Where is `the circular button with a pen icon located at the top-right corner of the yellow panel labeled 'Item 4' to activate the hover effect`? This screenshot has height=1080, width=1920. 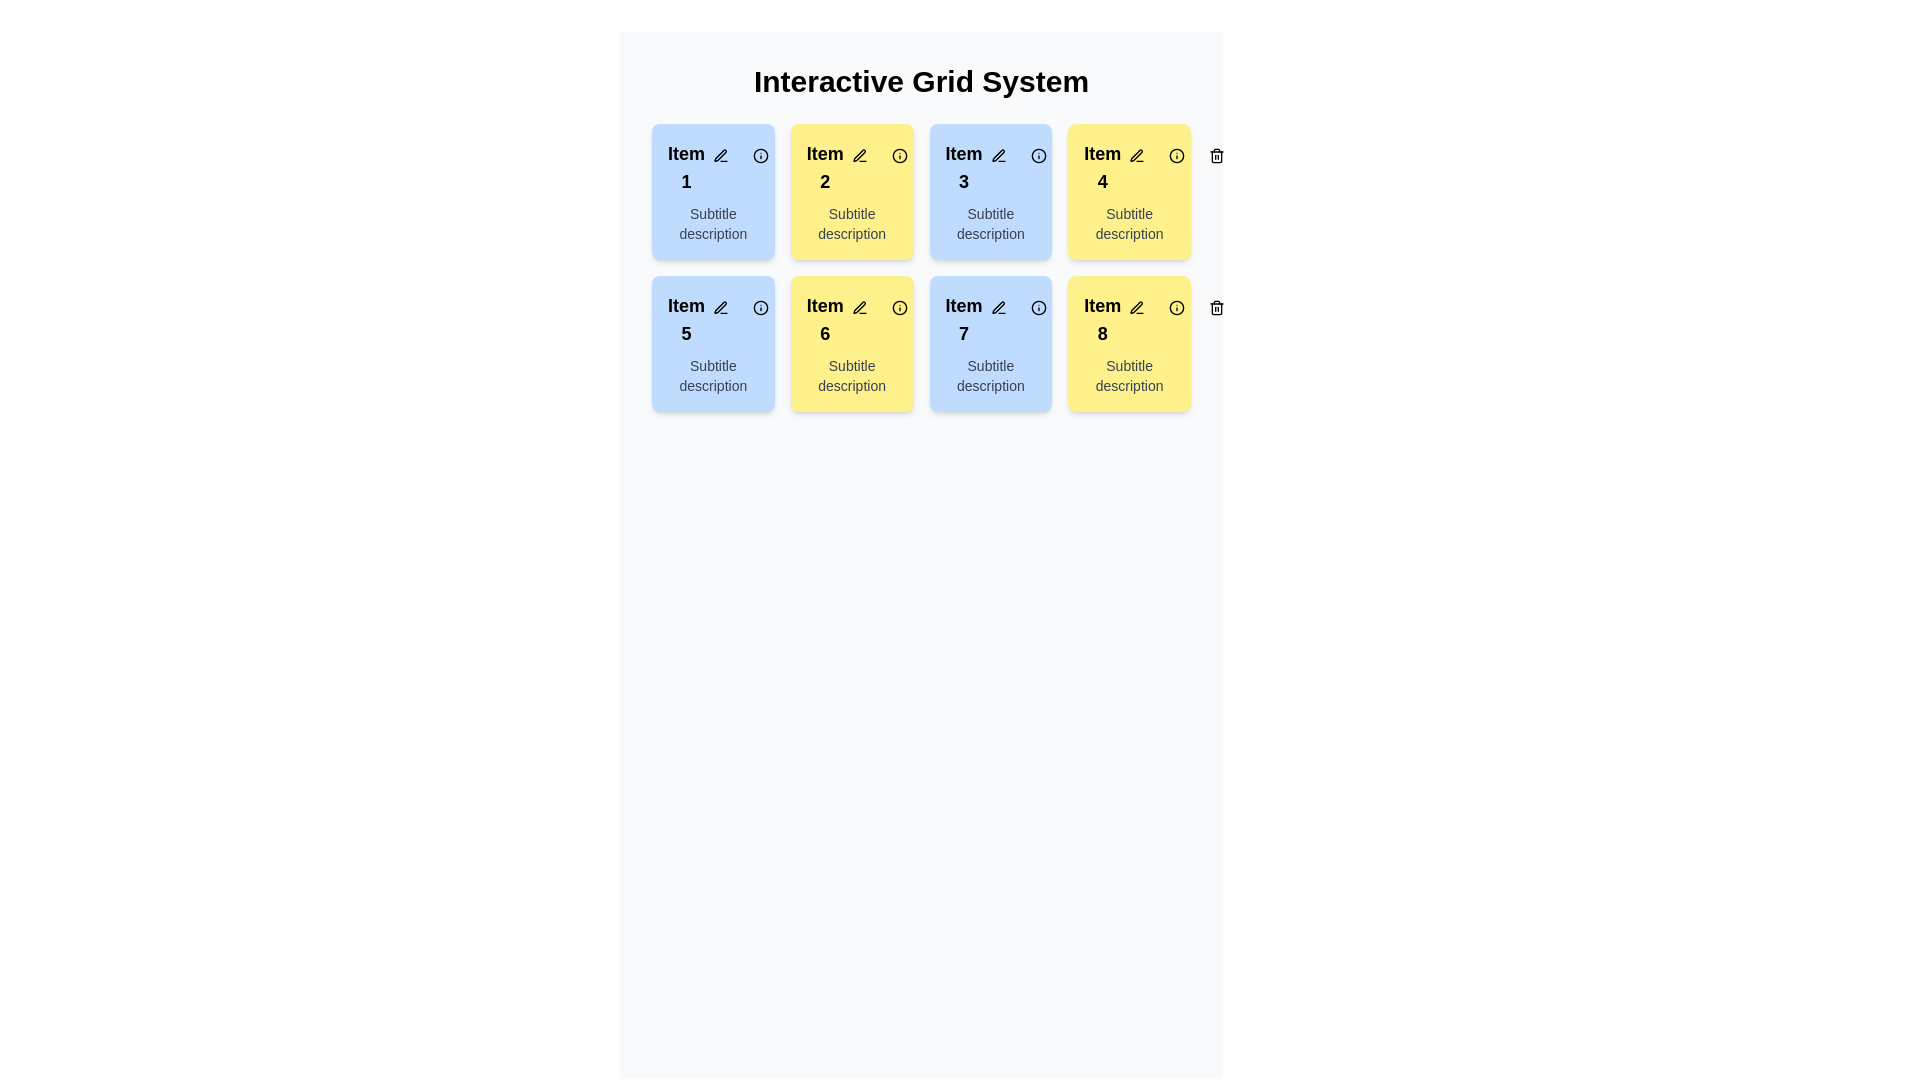
the circular button with a pen icon located at the top-right corner of the yellow panel labeled 'Item 4' to activate the hover effect is located at coordinates (1137, 154).